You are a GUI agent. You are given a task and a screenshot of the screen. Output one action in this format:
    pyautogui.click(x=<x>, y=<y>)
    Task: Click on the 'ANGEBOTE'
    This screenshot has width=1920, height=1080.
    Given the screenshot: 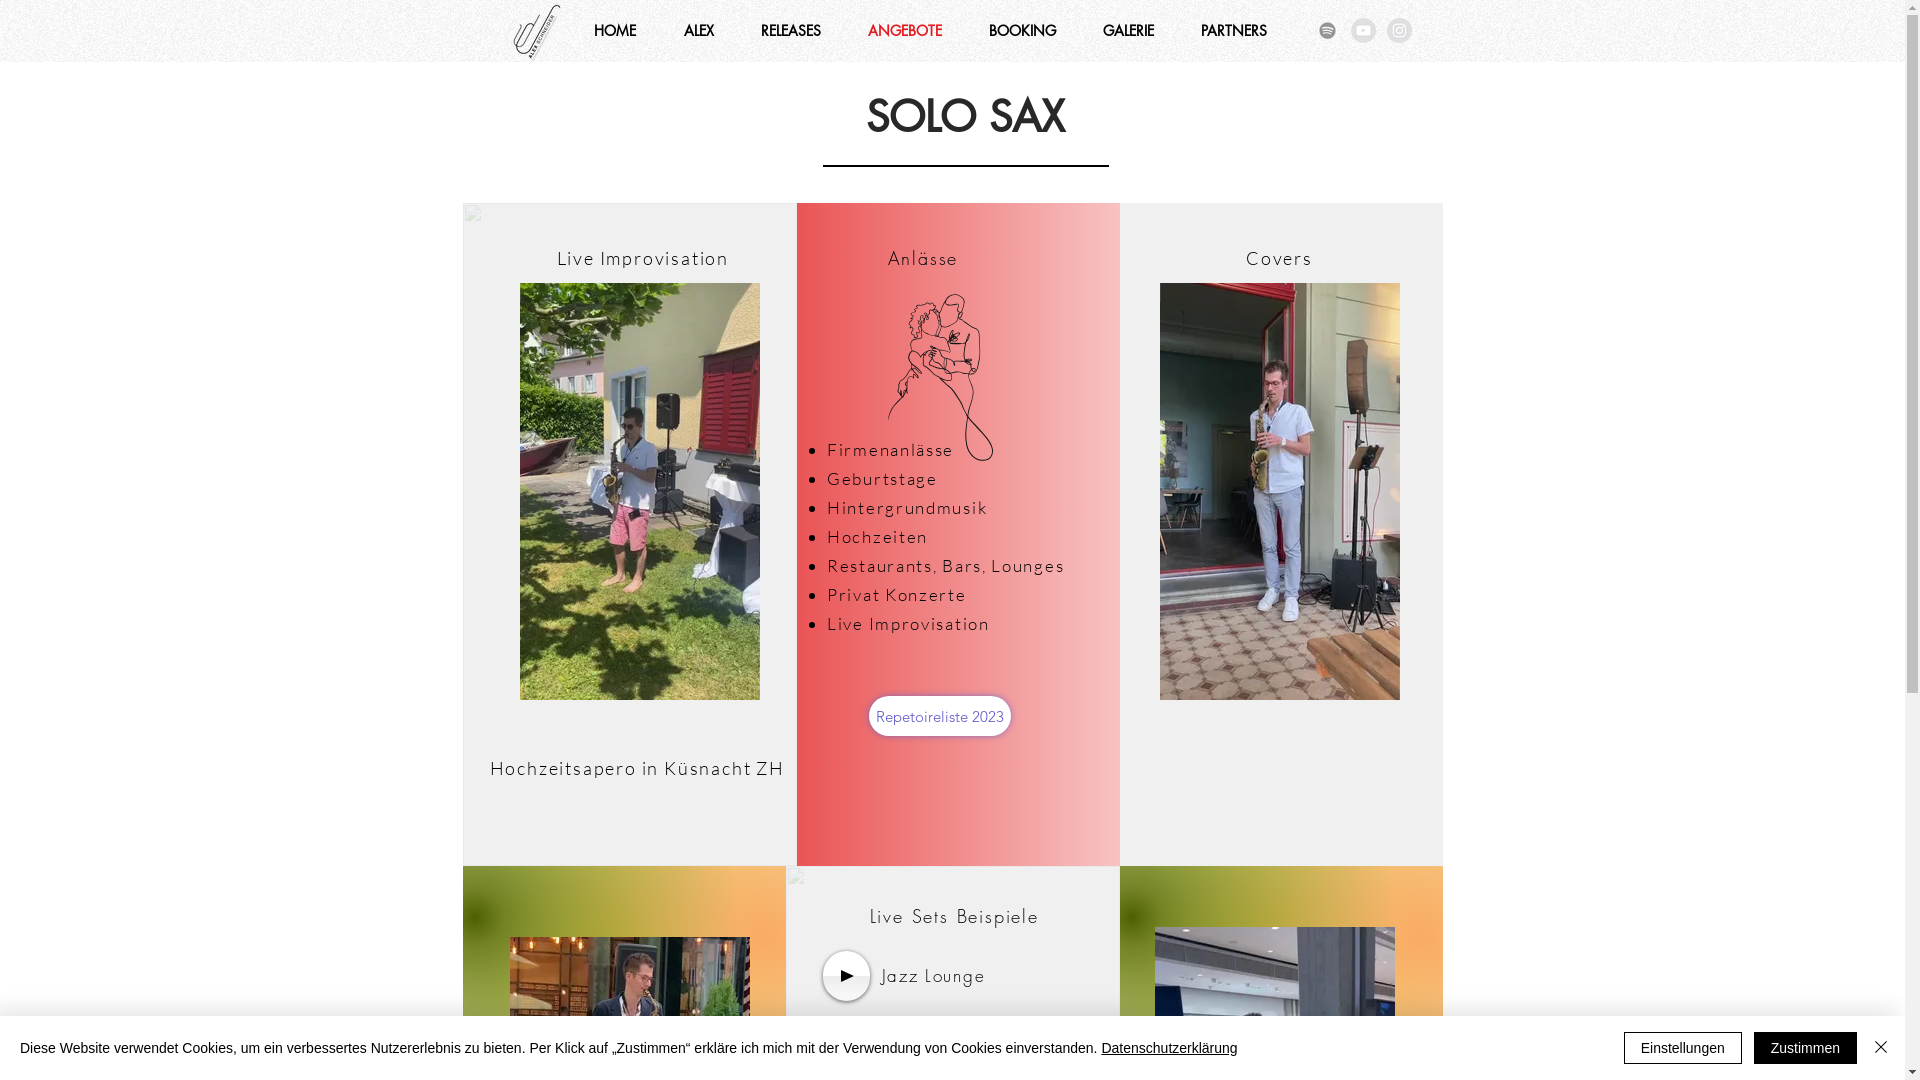 What is the action you would take?
    pyautogui.click(x=903, y=30)
    